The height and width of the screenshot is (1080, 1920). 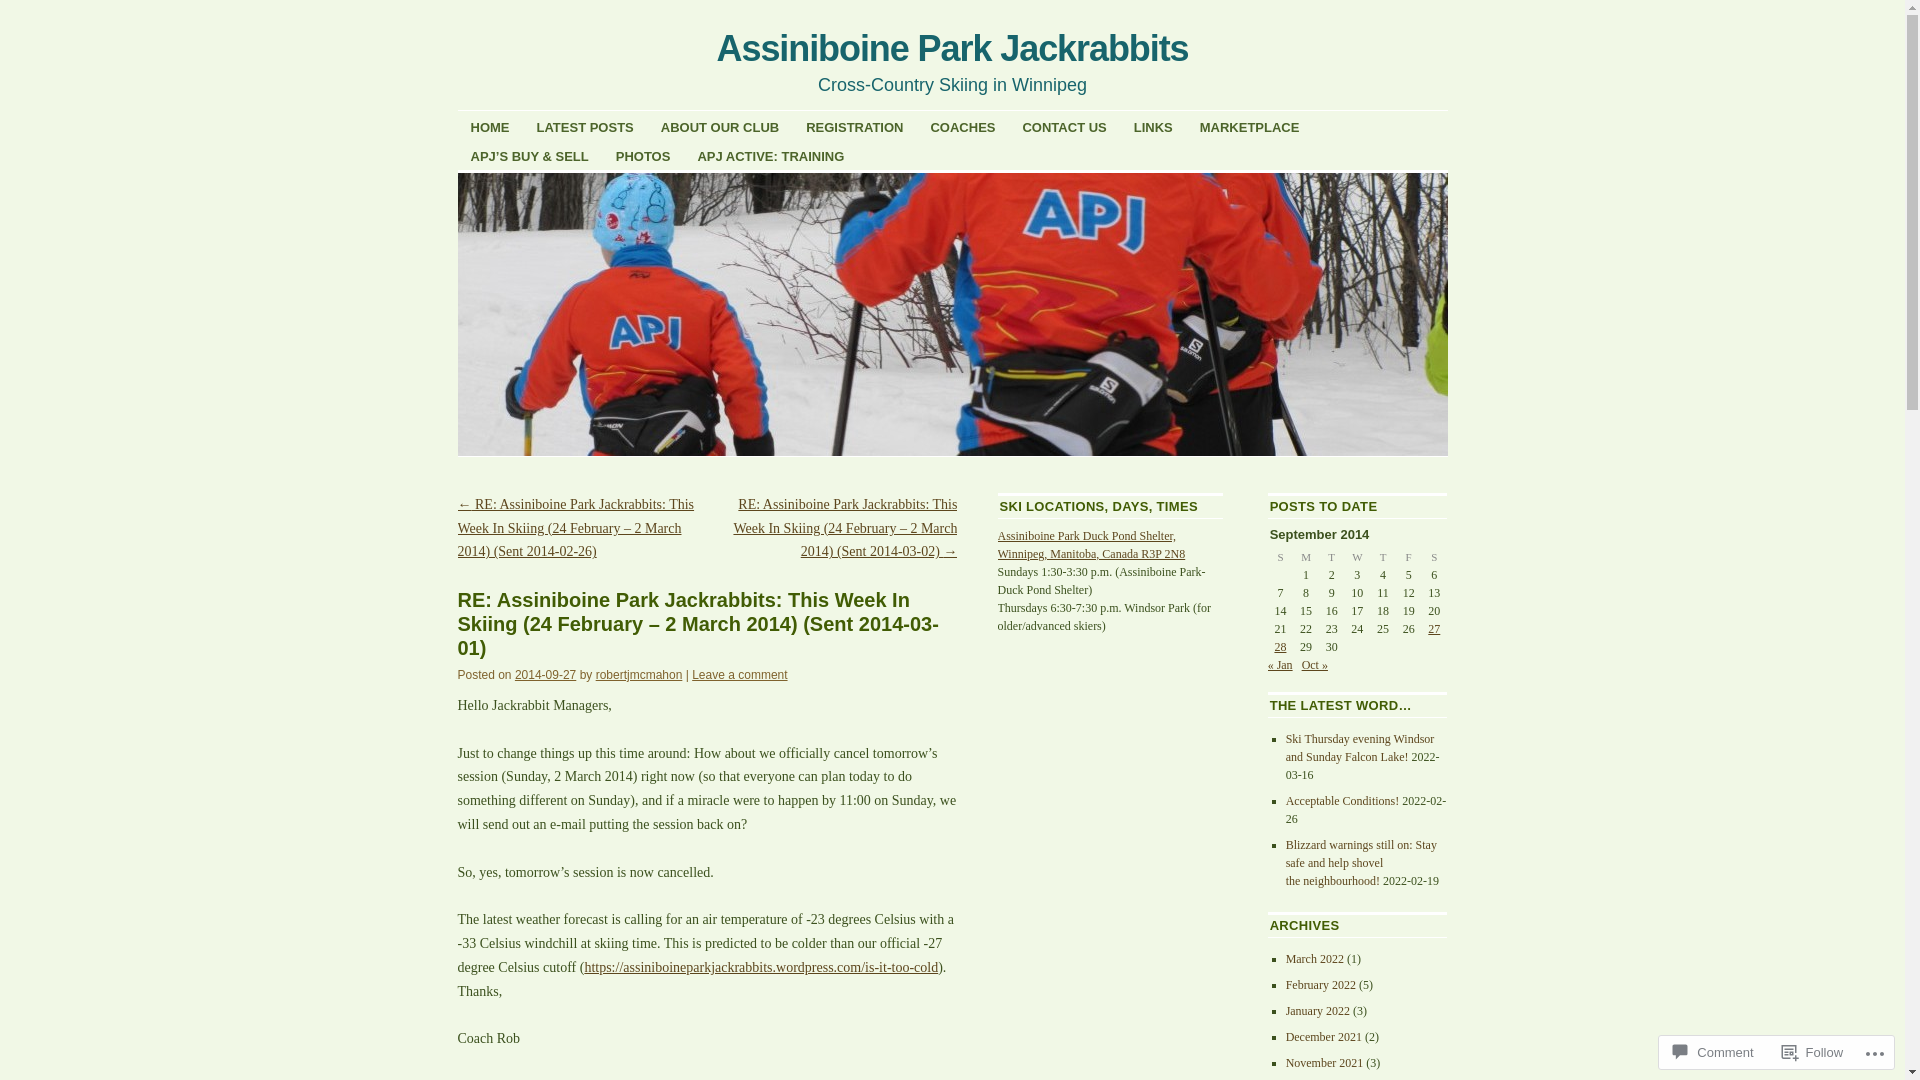 I want to click on 'PHOTOS', so click(x=643, y=154).